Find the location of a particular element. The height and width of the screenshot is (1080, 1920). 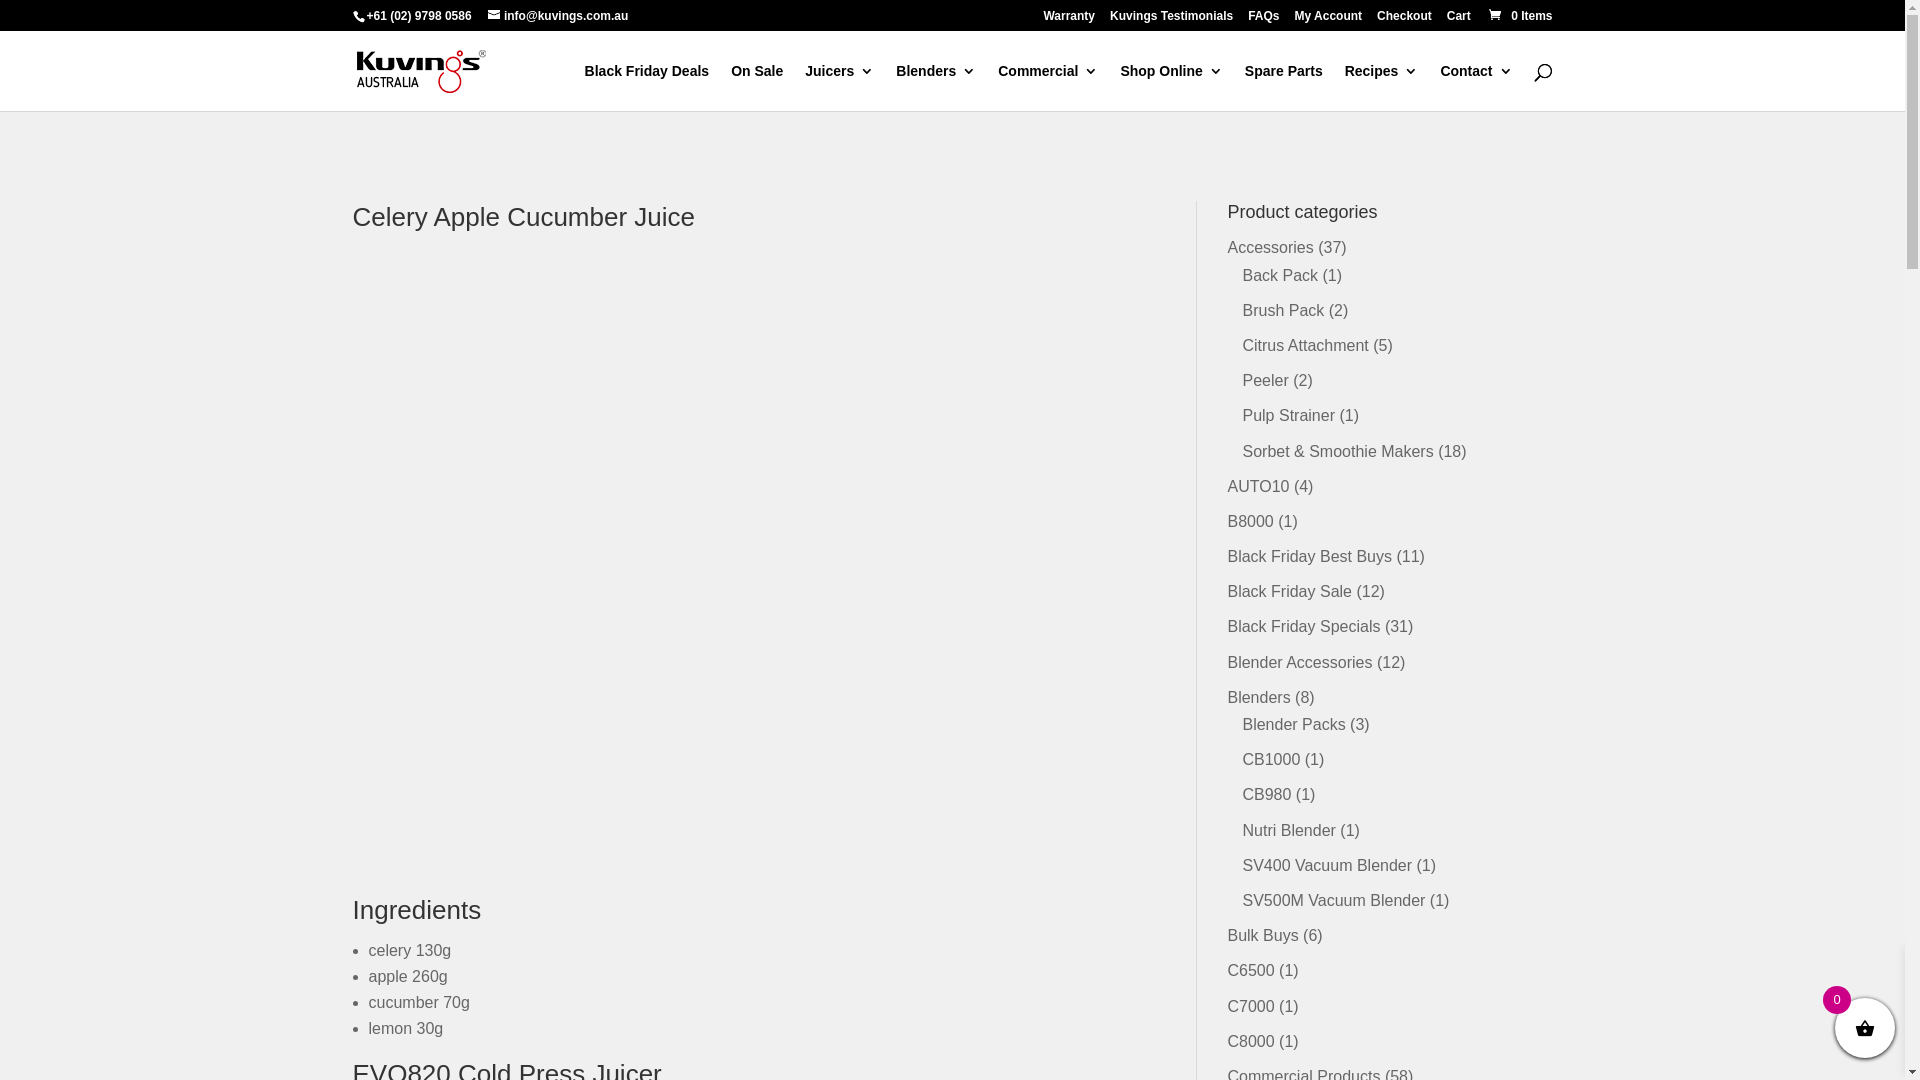

'Accessories' is located at coordinates (1226, 246).